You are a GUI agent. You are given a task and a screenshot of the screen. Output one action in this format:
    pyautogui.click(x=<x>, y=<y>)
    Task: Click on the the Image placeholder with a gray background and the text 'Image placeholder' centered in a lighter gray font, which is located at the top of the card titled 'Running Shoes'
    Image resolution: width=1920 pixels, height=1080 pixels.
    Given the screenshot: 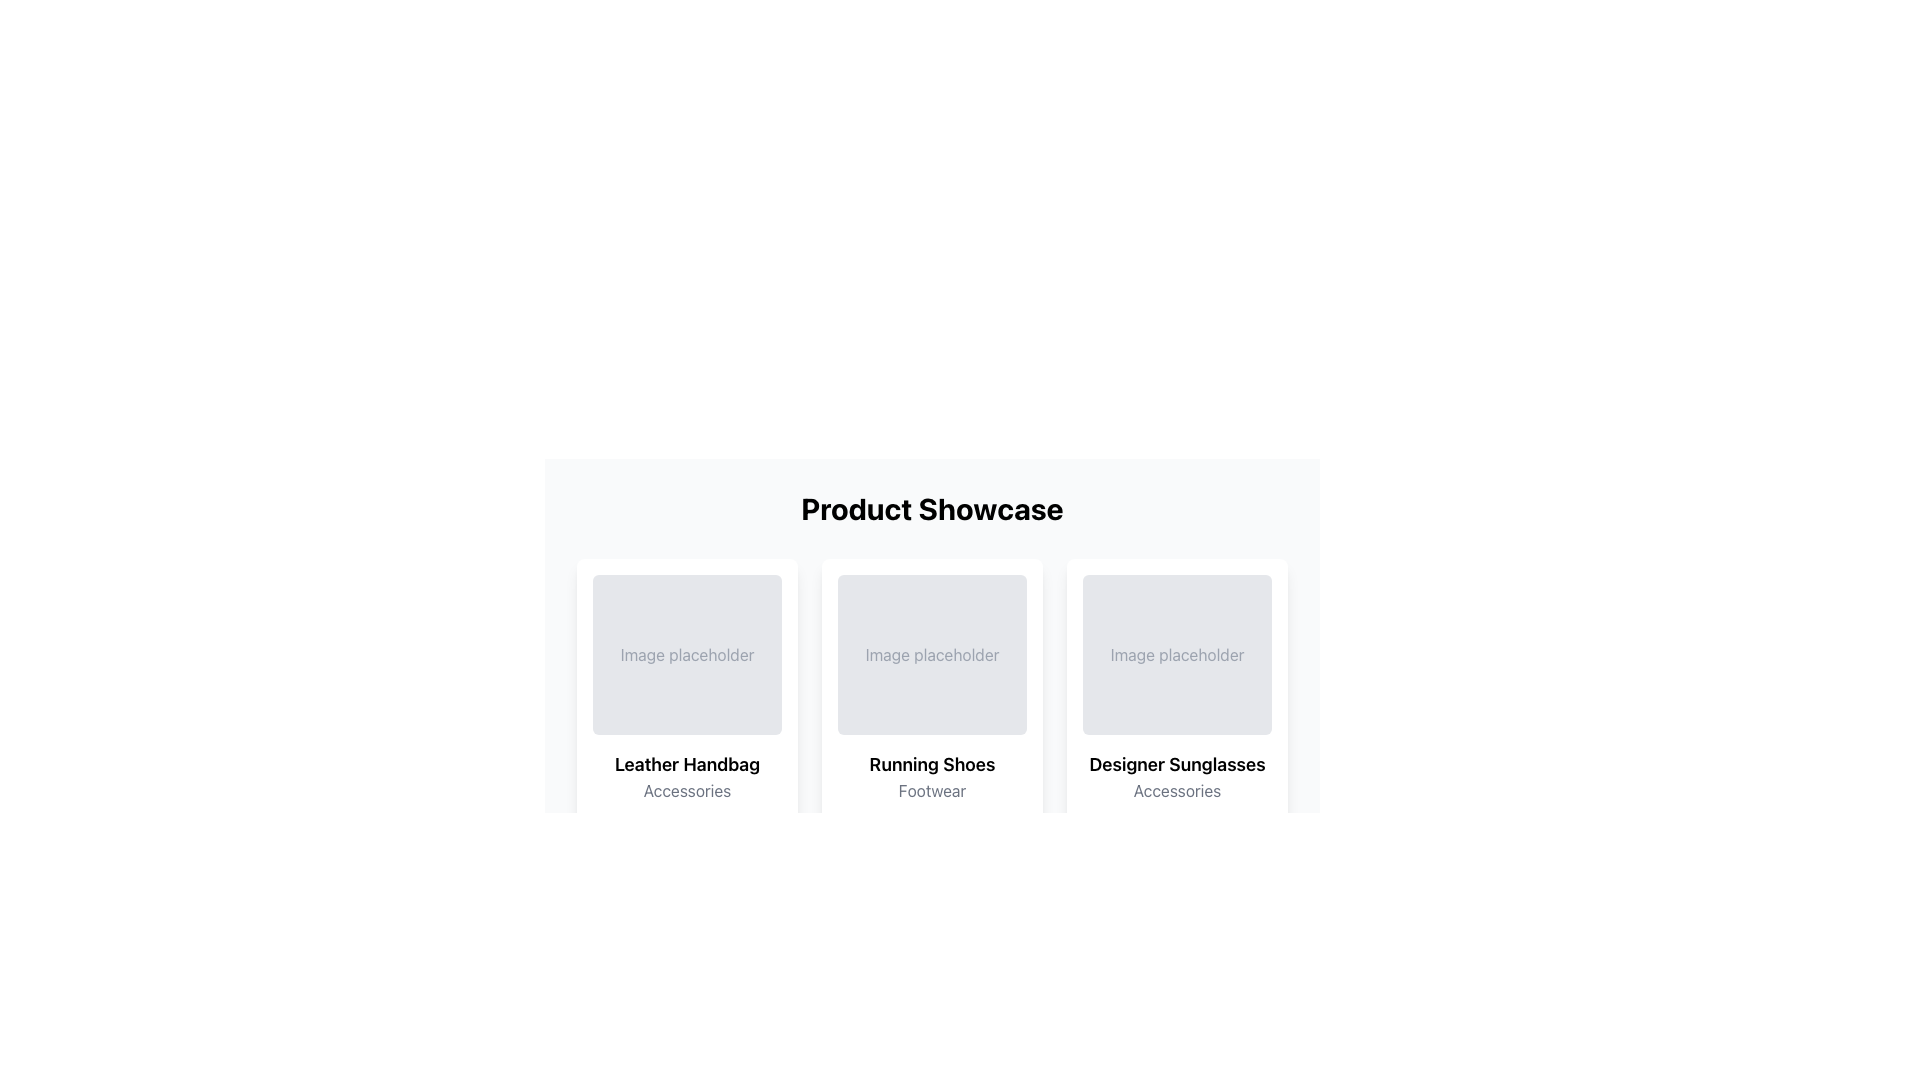 What is the action you would take?
    pyautogui.click(x=931, y=655)
    